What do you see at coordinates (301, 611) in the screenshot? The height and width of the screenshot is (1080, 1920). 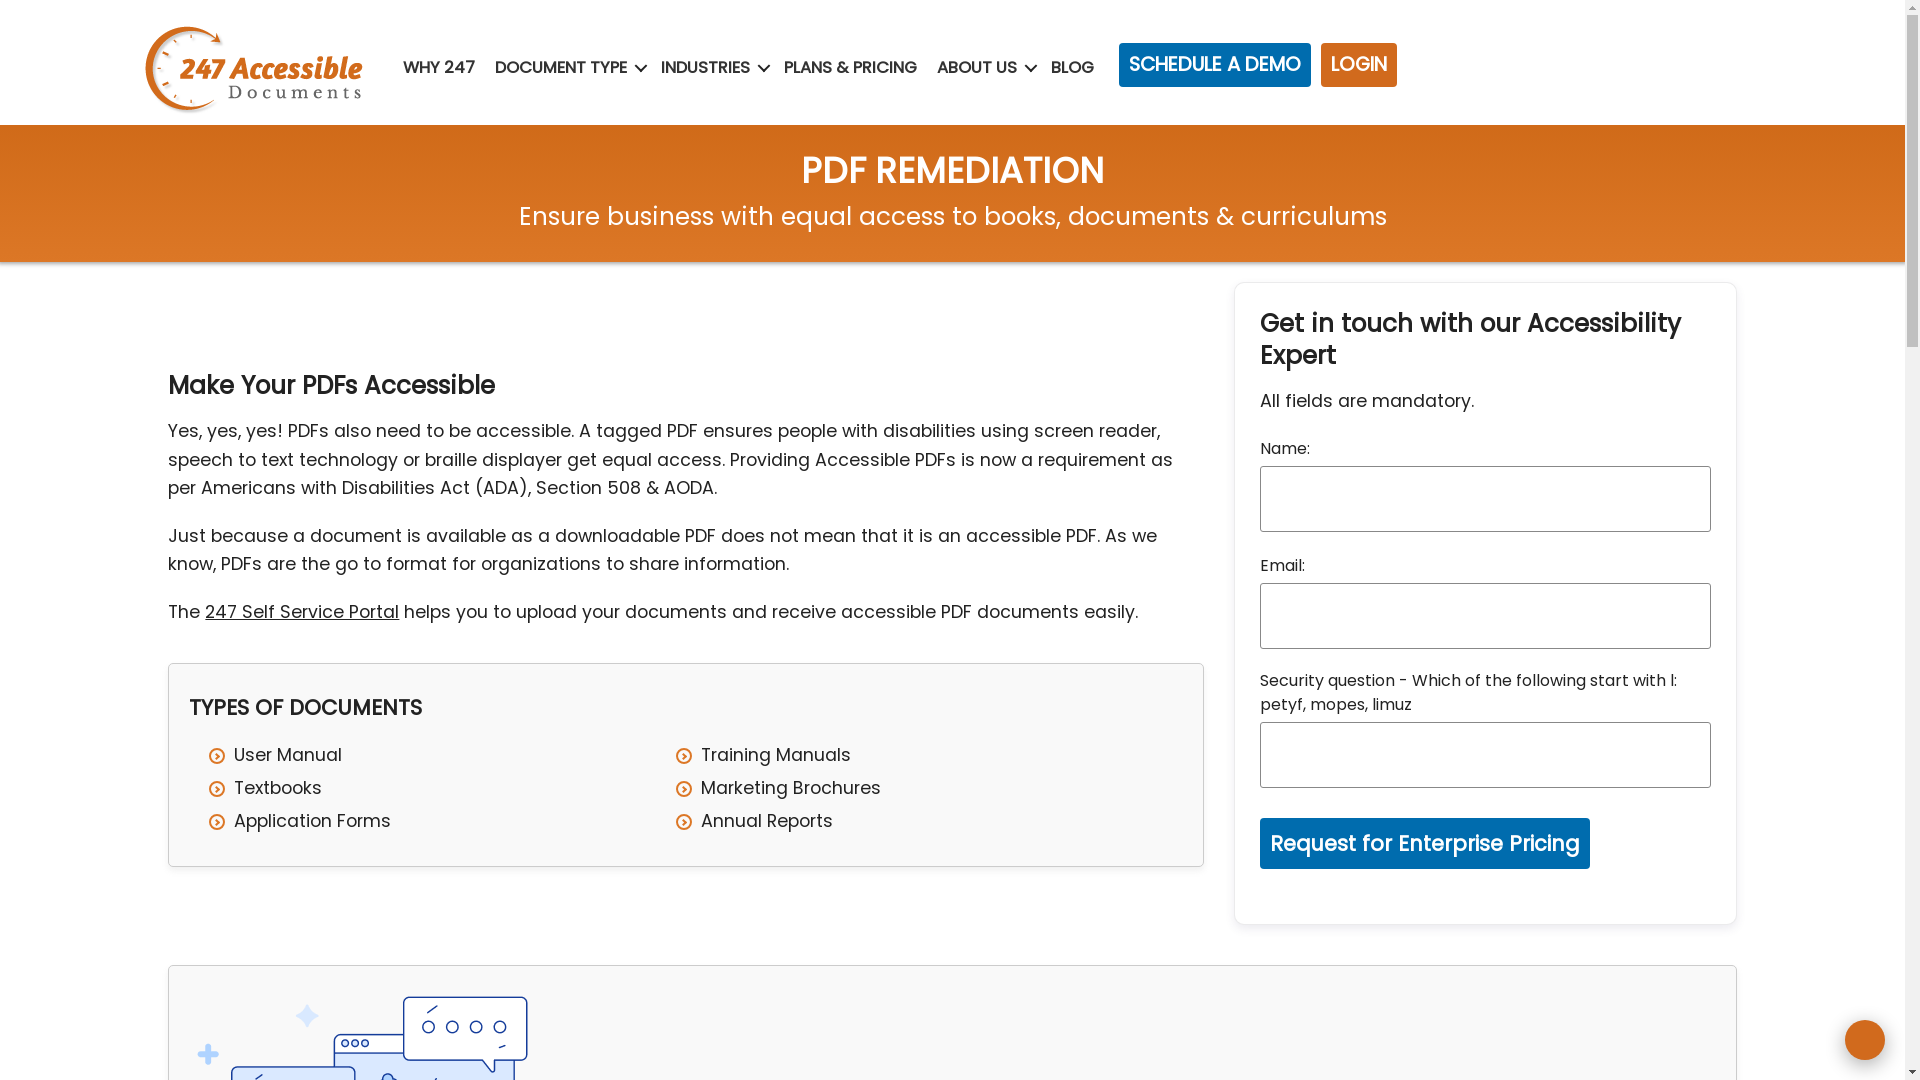 I see `'247 Self Service Portal'` at bounding box center [301, 611].